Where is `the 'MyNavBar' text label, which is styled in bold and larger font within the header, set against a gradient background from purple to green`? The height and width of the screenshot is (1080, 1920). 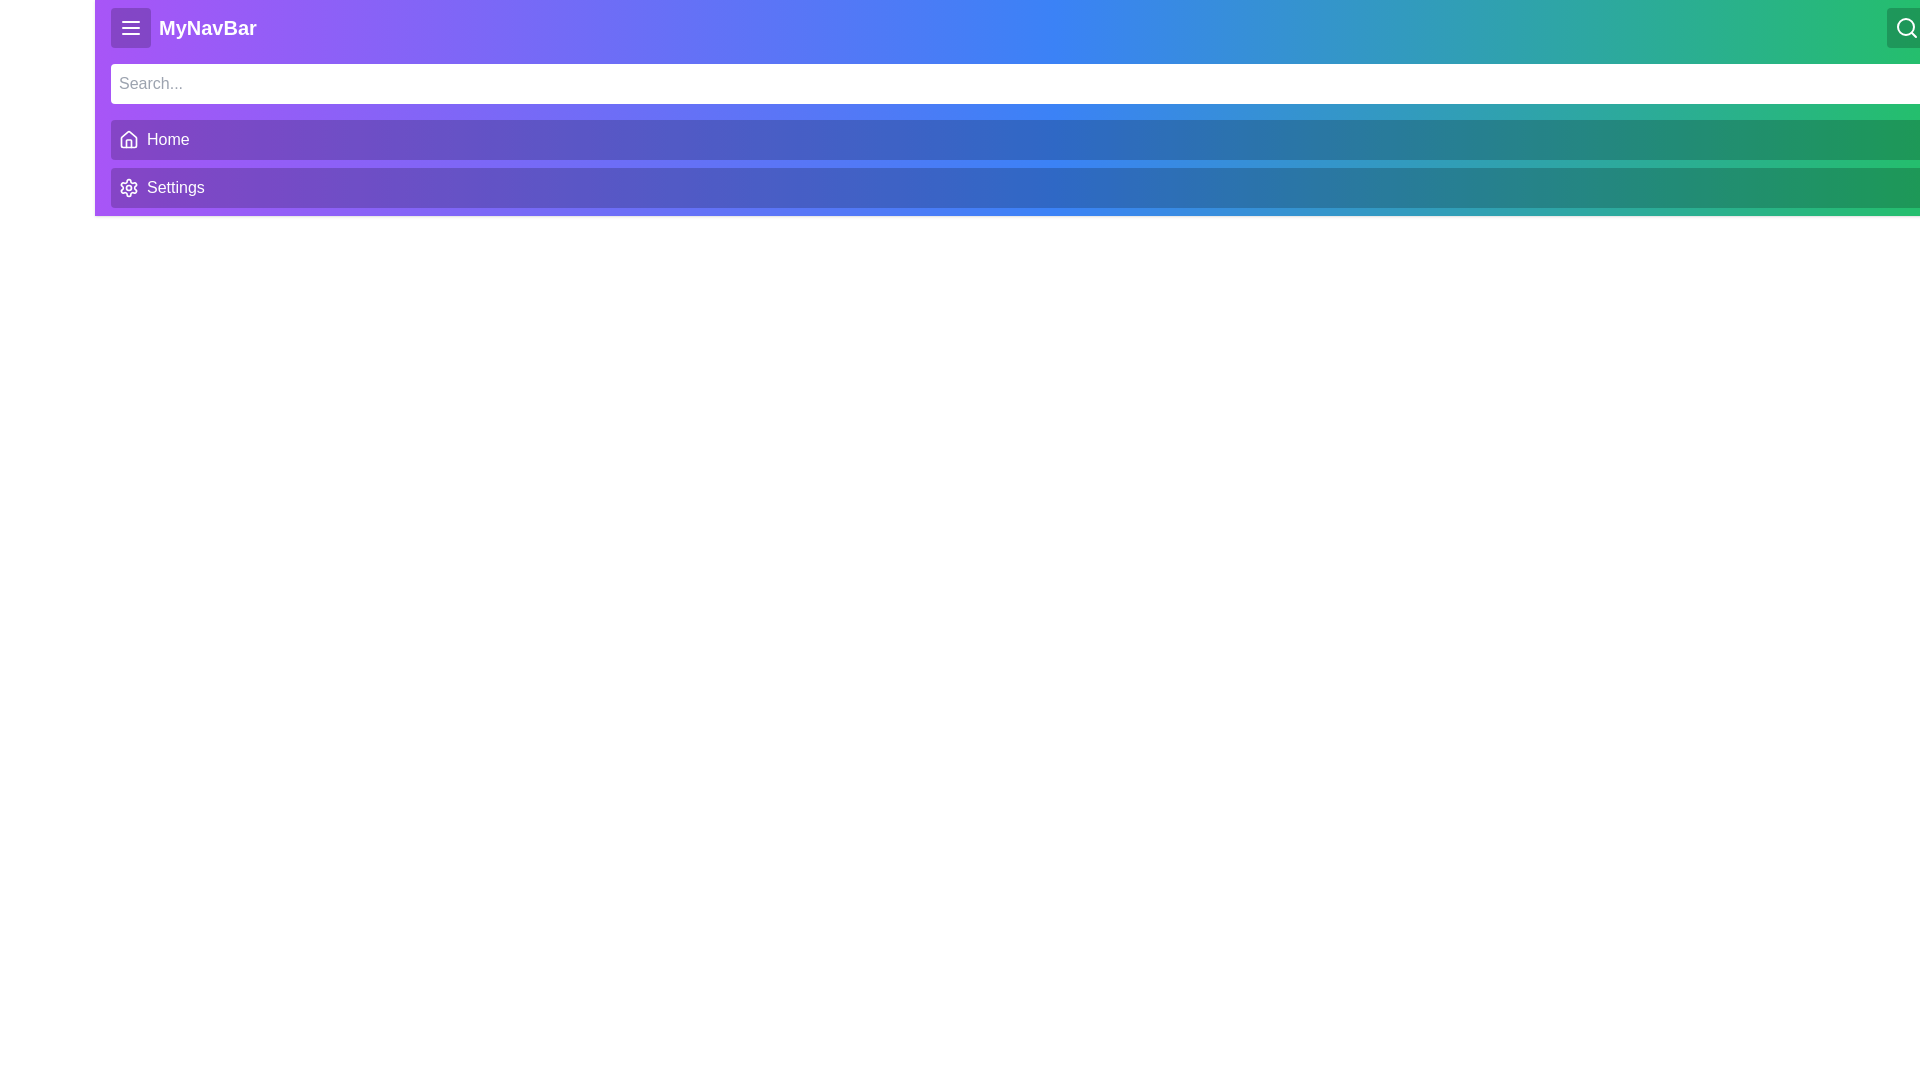
the 'MyNavBar' text label, which is styled in bold and larger font within the header, set against a gradient background from purple to green is located at coordinates (207, 27).